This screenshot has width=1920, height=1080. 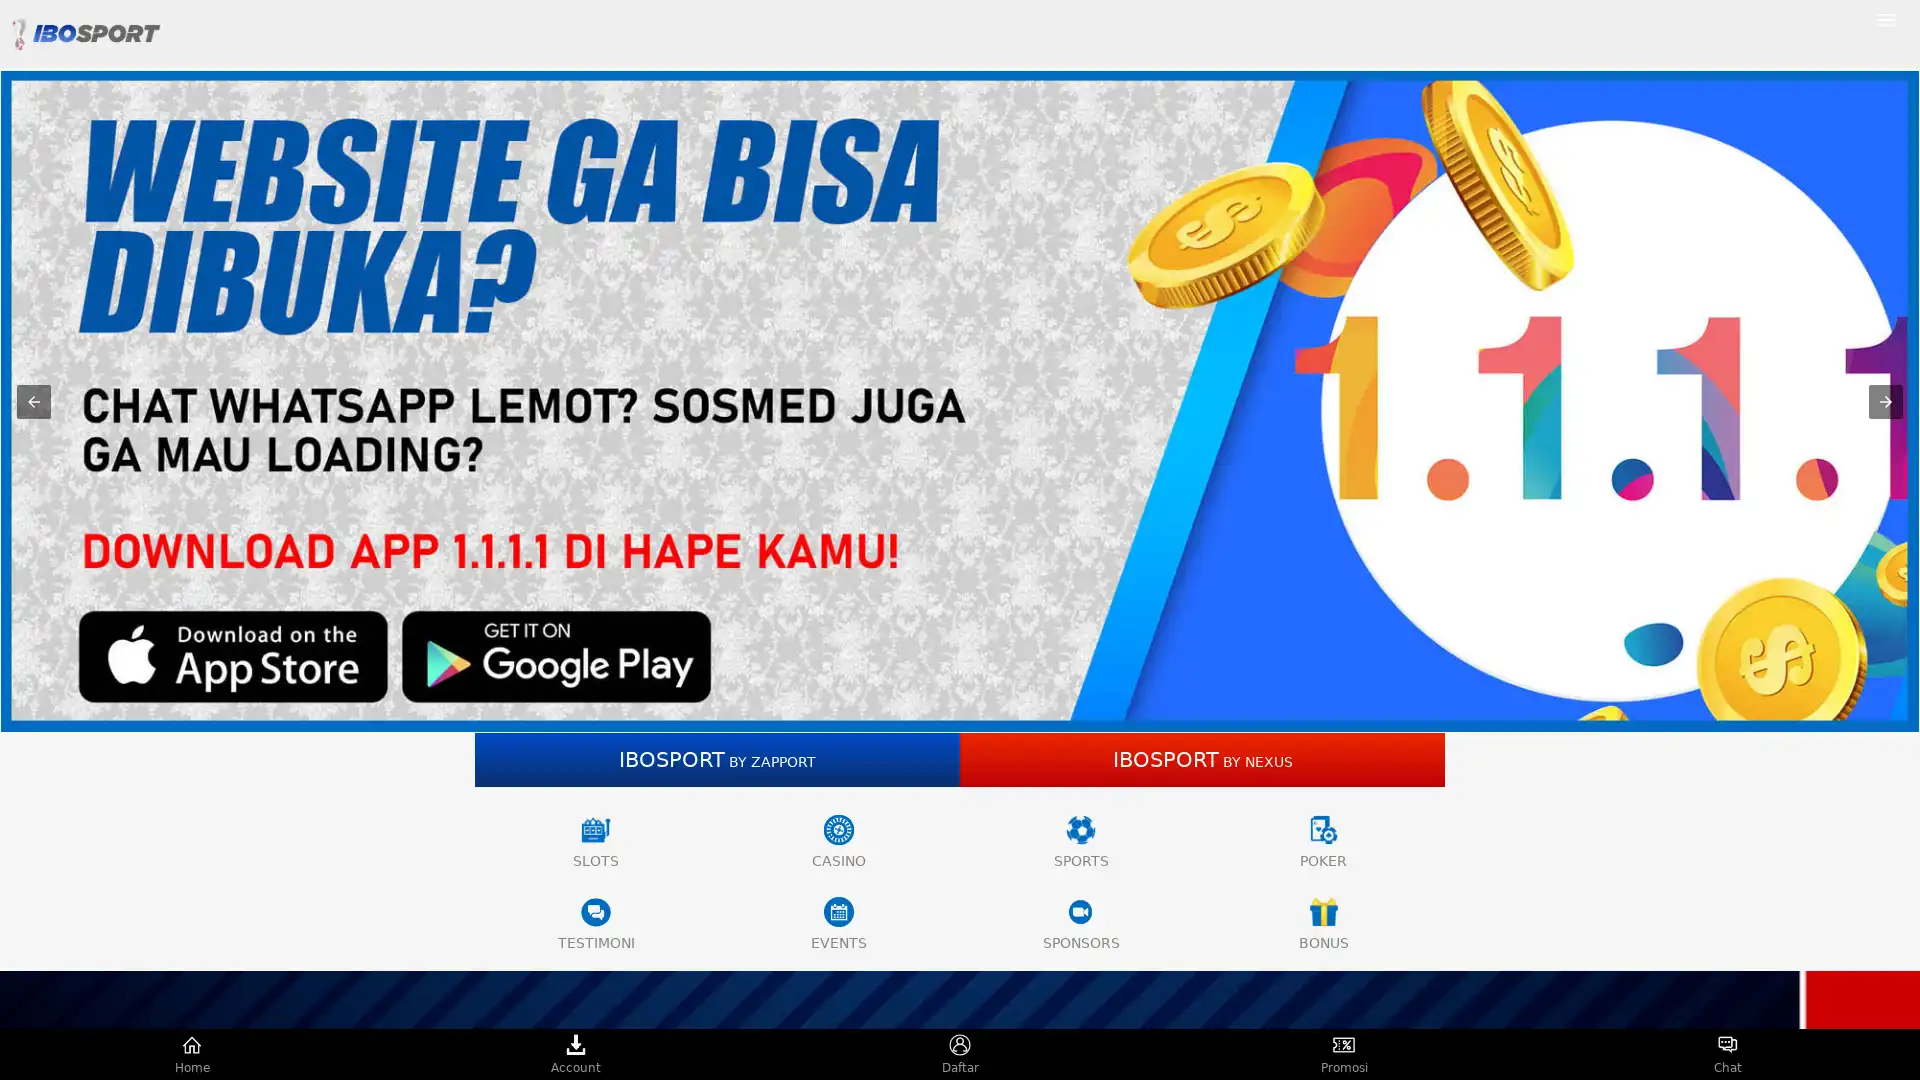 I want to click on Previous item in carousel (3 of 5), so click(x=33, y=401).